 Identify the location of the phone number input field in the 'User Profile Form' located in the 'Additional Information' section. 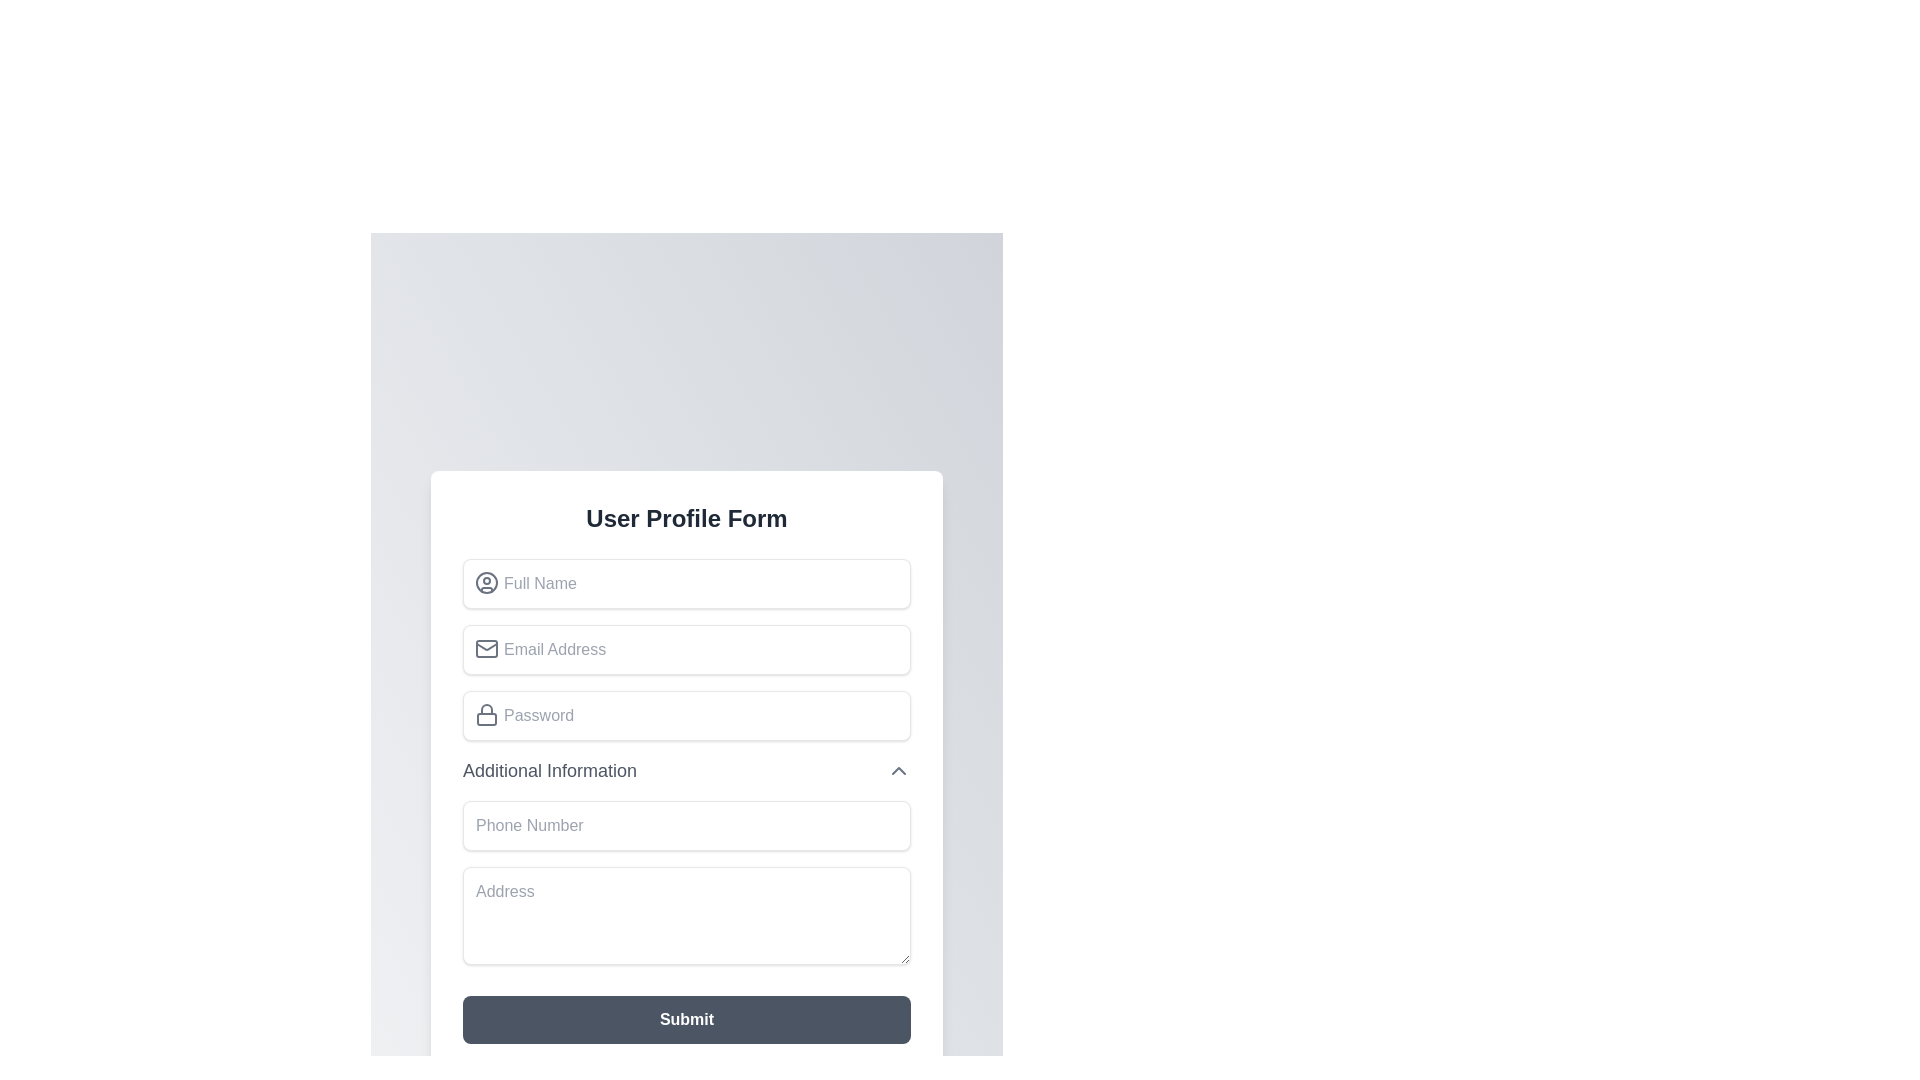
(686, 825).